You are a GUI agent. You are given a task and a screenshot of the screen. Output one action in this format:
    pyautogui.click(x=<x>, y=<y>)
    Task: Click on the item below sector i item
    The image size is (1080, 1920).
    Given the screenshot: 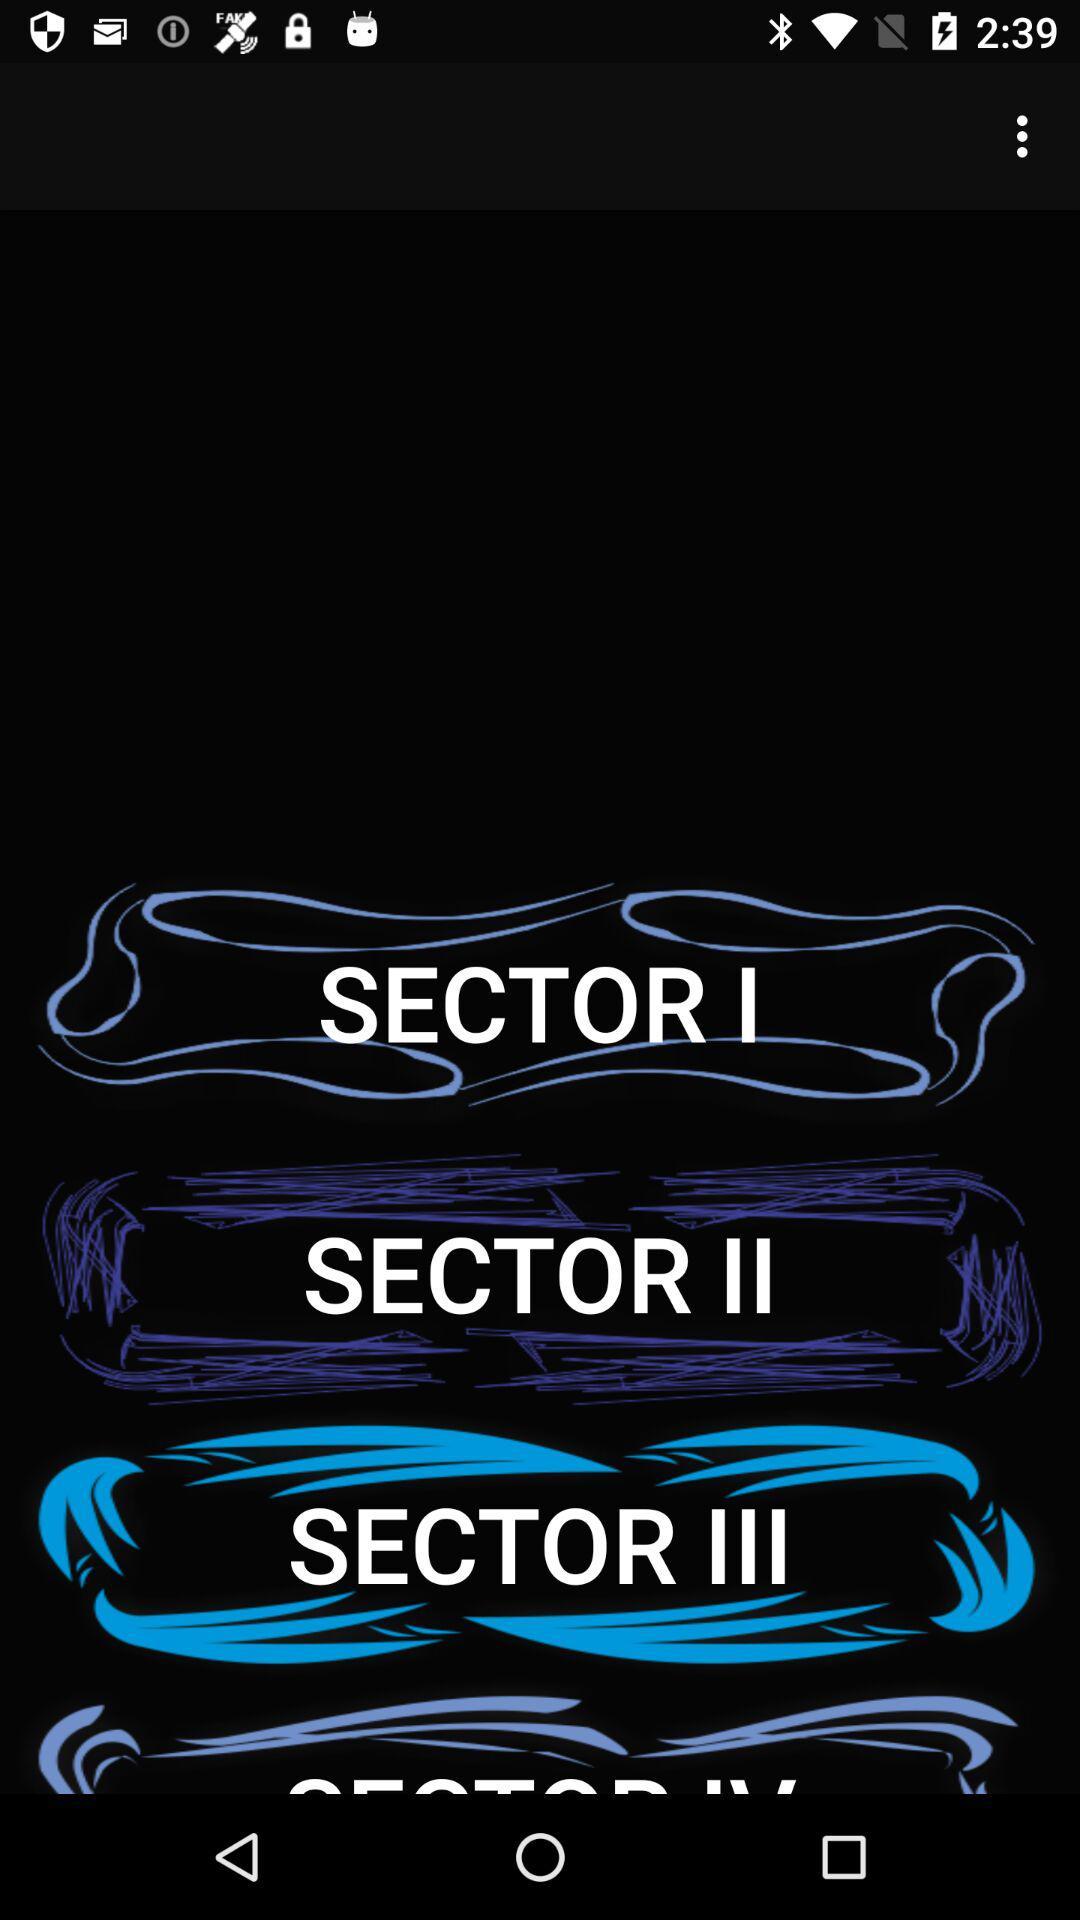 What is the action you would take?
    pyautogui.click(x=540, y=1271)
    